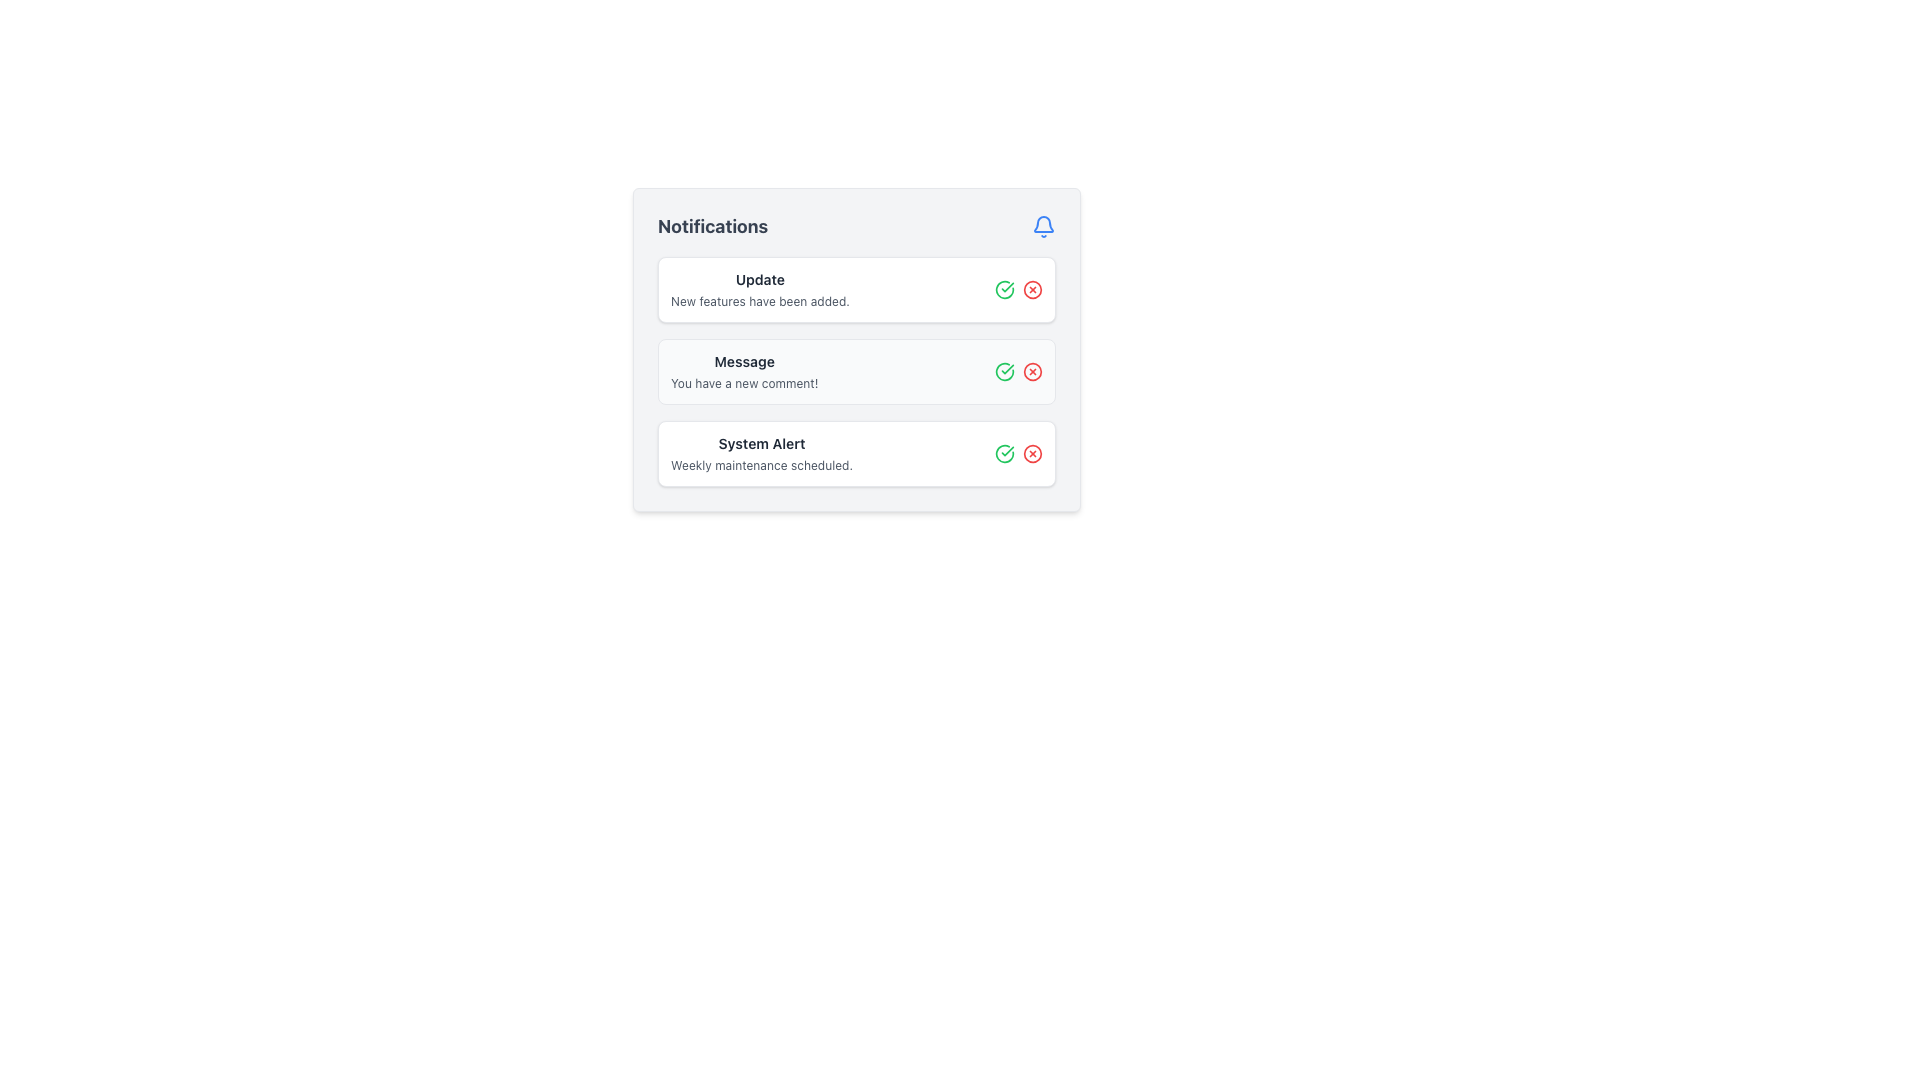 Image resolution: width=1920 pixels, height=1080 pixels. What do you see at coordinates (743, 362) in the screenshot?
I see `the text label that serves as the title or category of the second notification in the notifications panel, located between the 'Update' notification and the 'System Alert' notification` at bounding box center [743, 362].